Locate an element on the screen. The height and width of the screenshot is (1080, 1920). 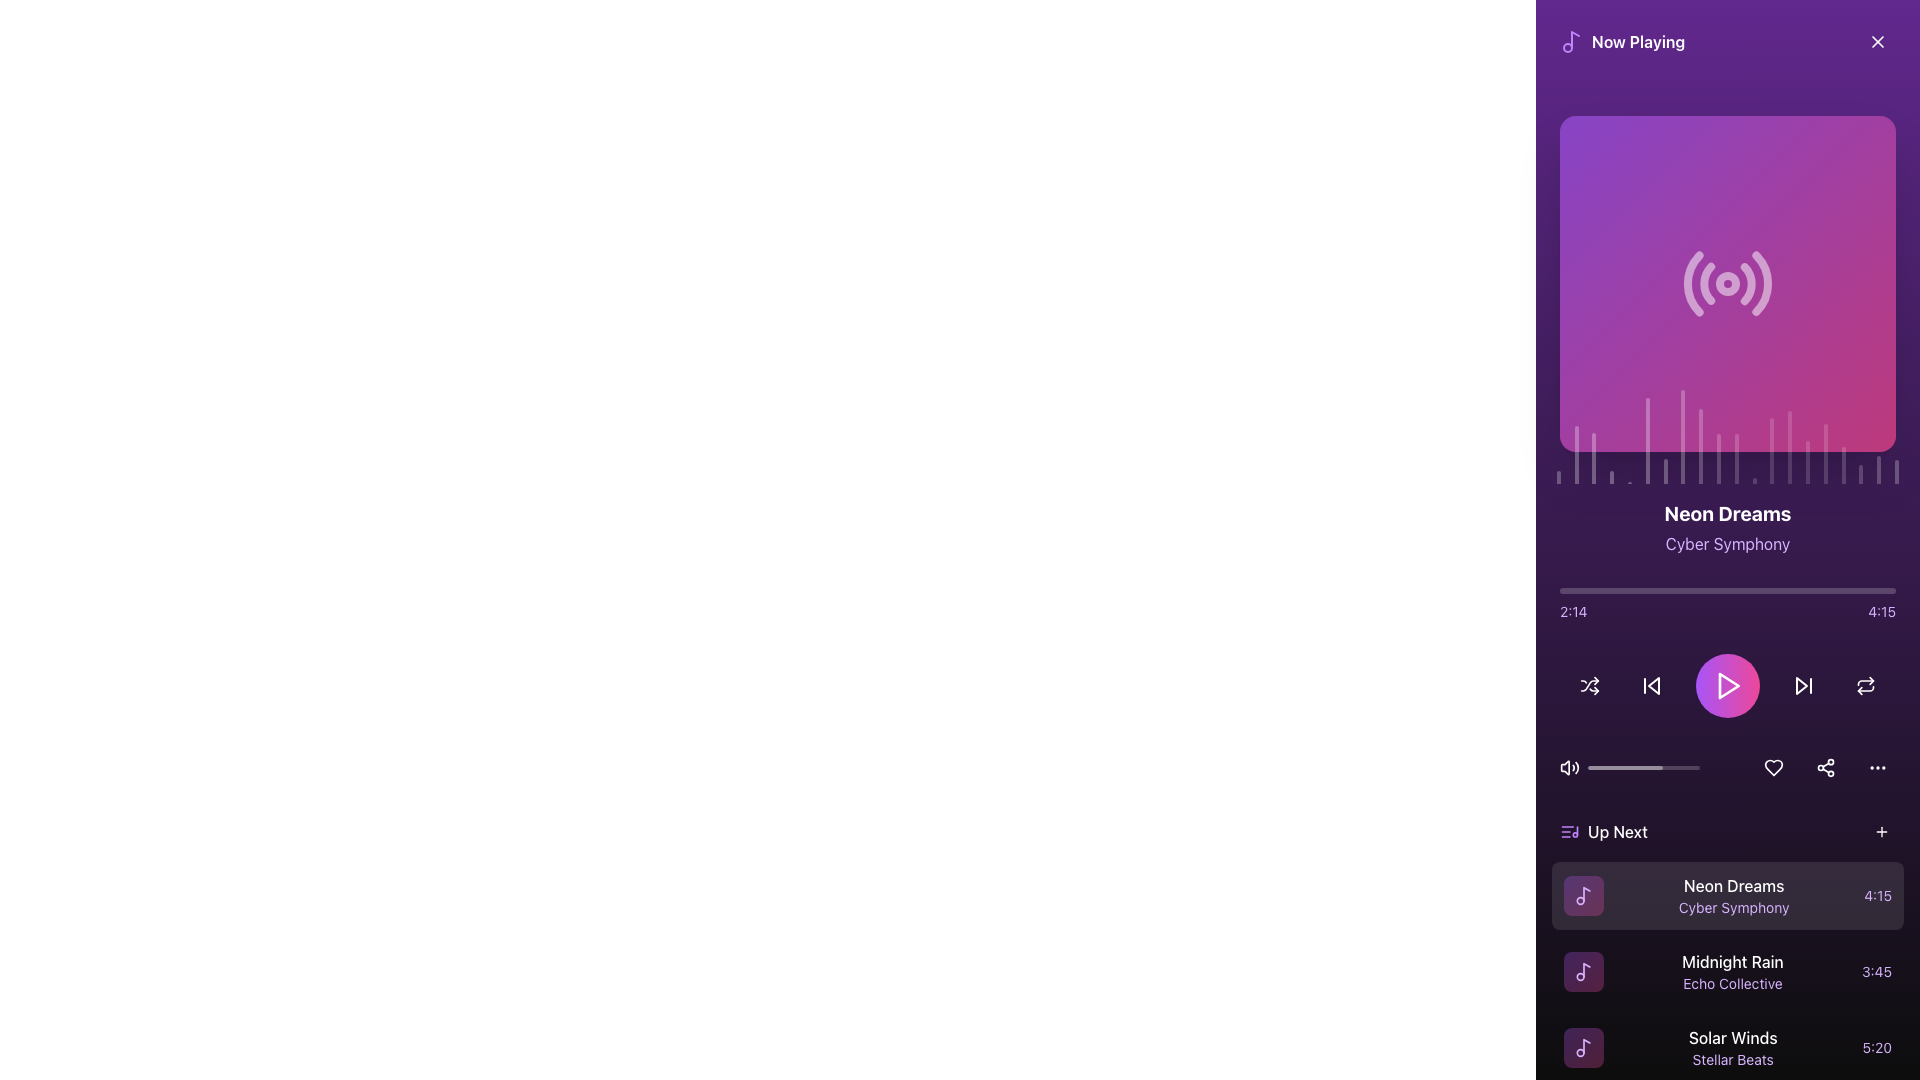
progress is located at coordinates (1623, 589).